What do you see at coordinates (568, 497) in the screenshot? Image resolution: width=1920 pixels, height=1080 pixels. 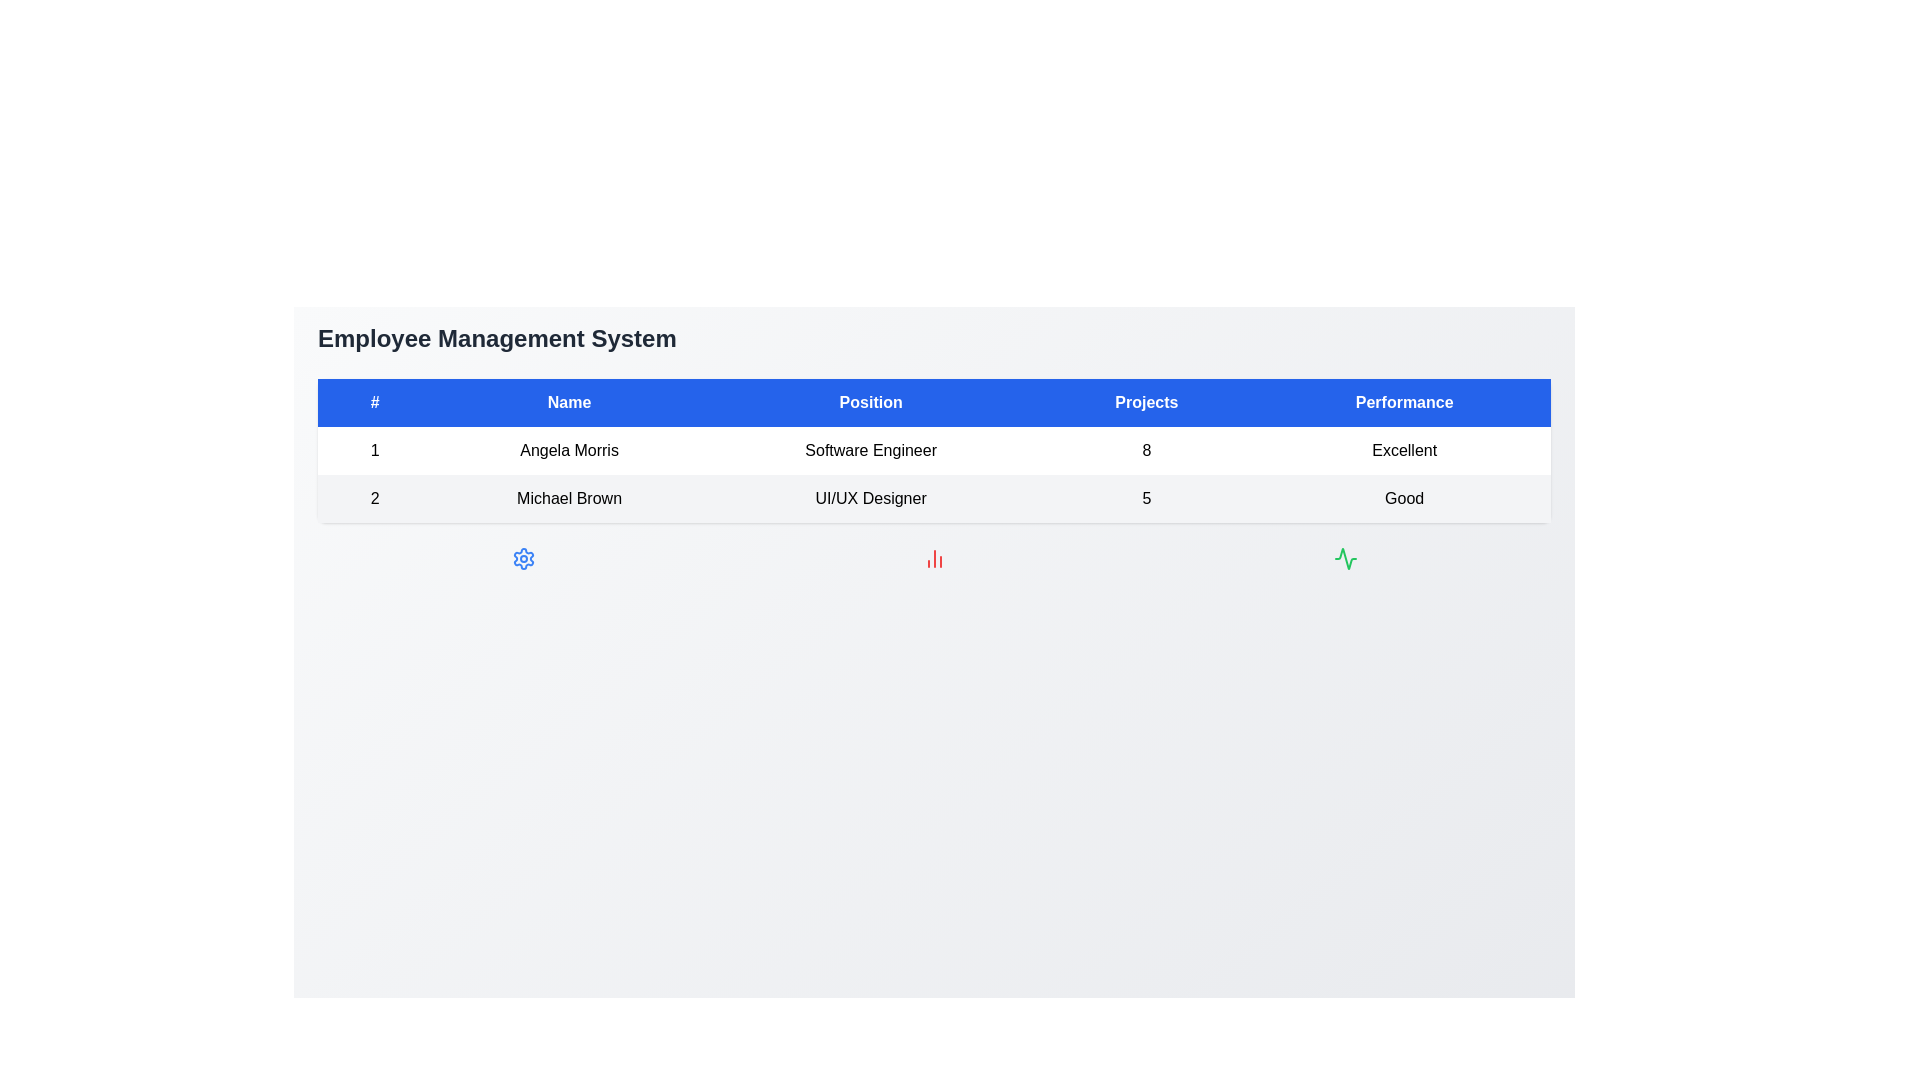 I see `the text label displaying 'Michael Brown' in black font, which is located in the second row and second column of the table under the 'Name' header` at bounding box center [568, 497].